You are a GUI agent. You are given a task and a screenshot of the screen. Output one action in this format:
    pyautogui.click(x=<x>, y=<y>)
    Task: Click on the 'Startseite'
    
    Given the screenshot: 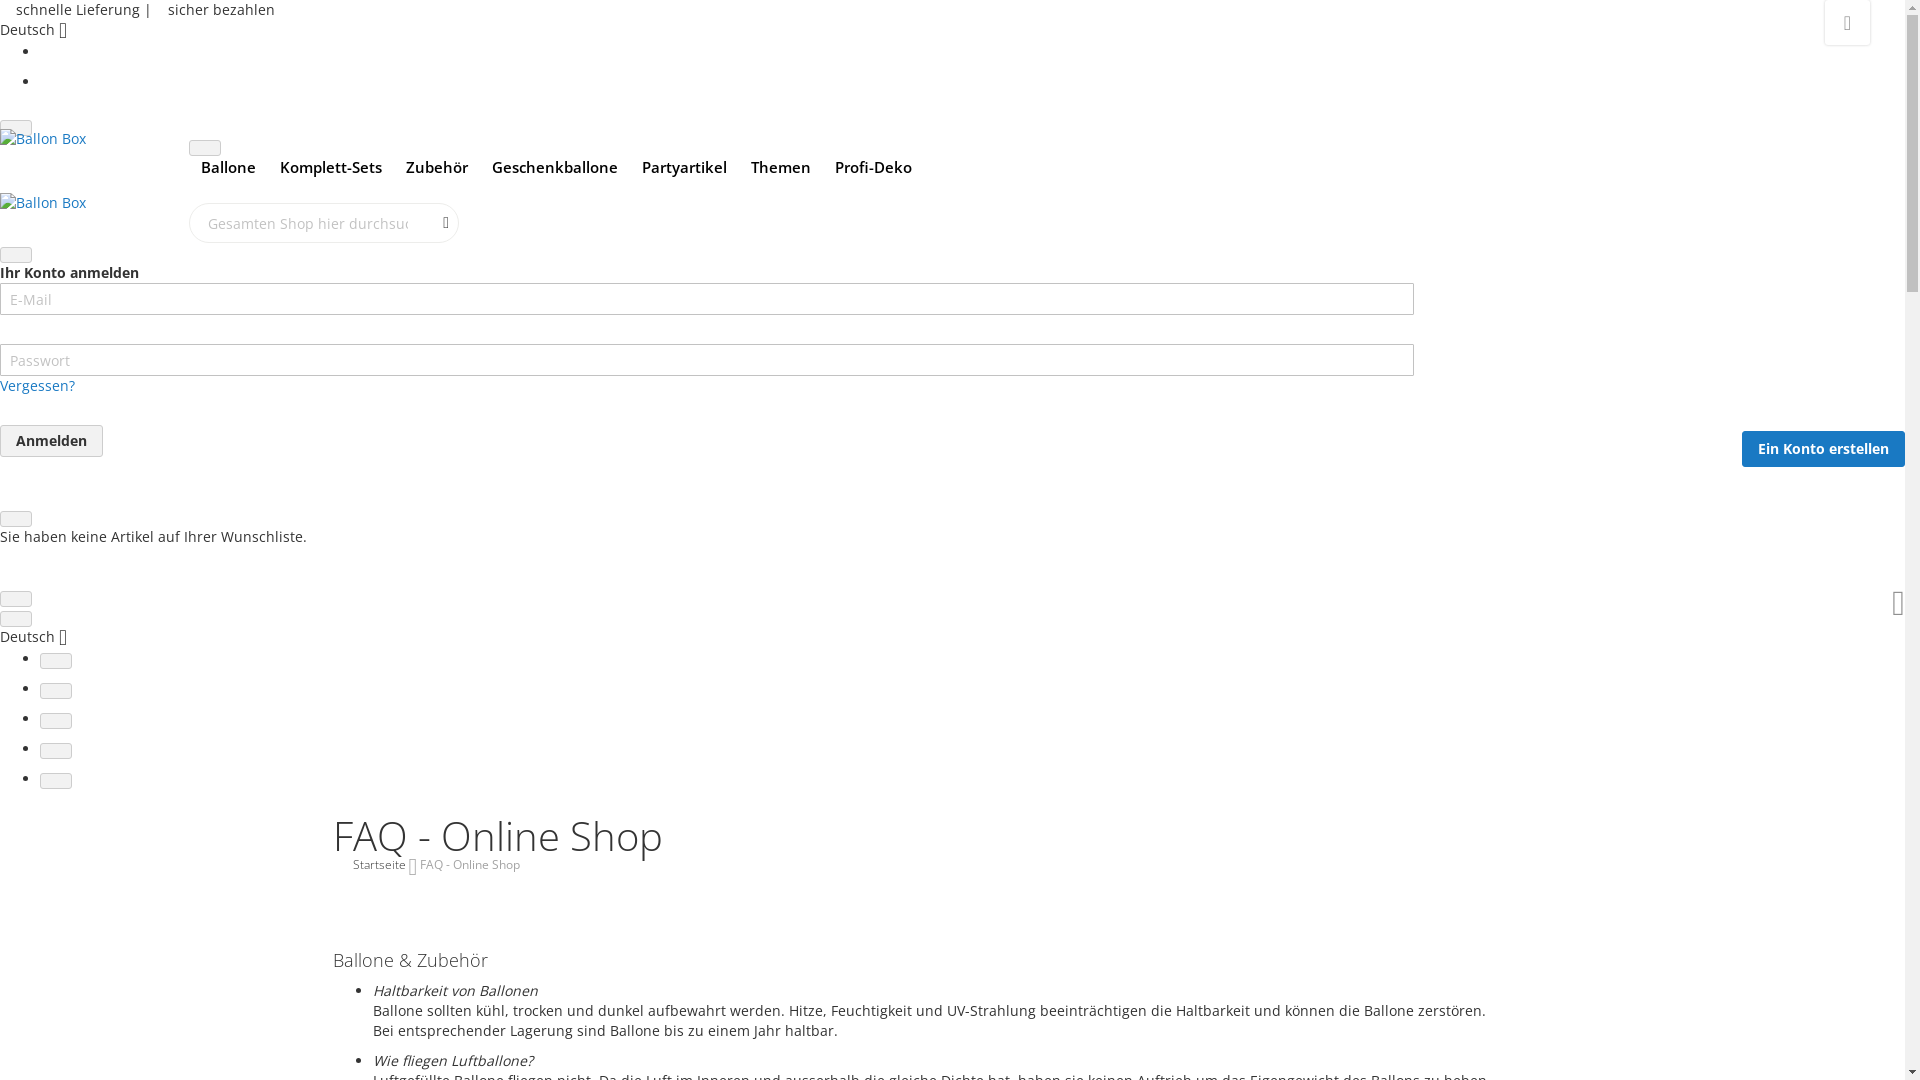 What is the action you would take?
    pyautogui.click(x=351, y=863)
    